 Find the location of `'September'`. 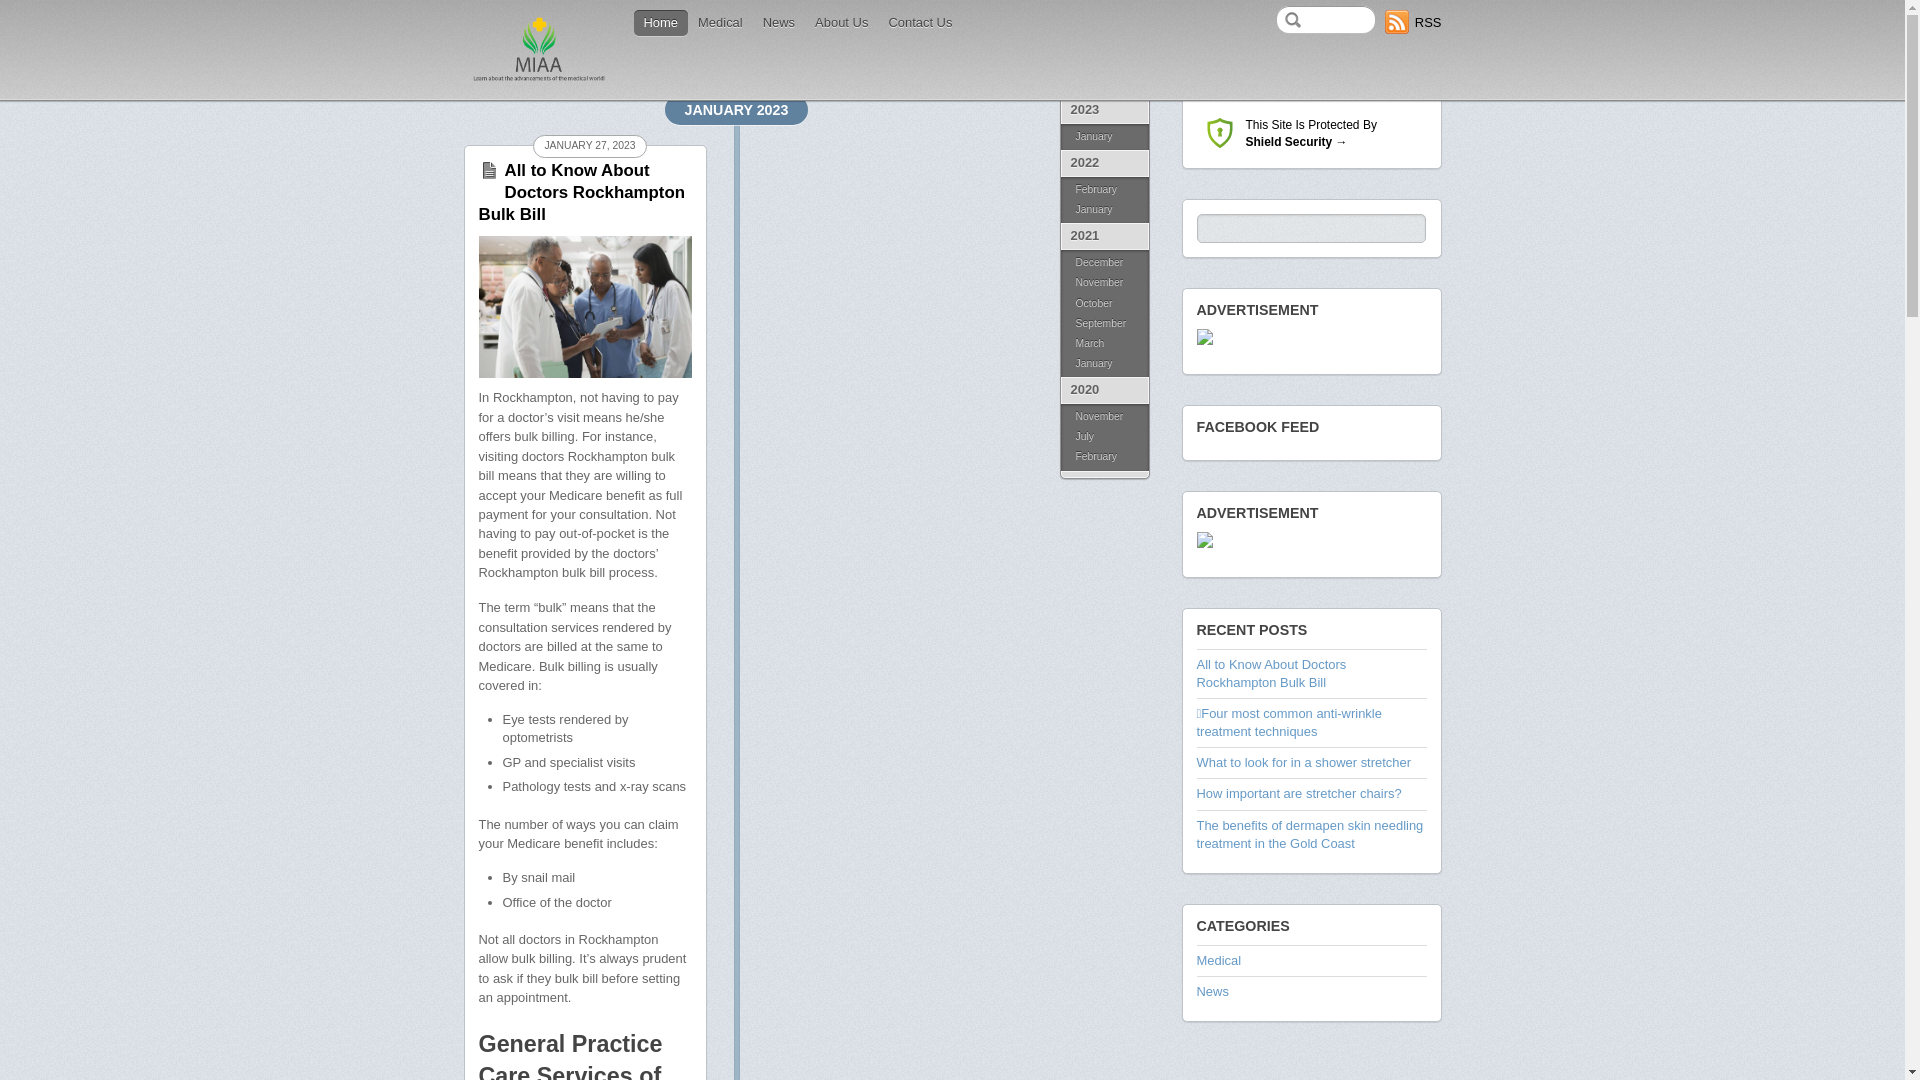

'September' is located at coordinates (1103, 323).